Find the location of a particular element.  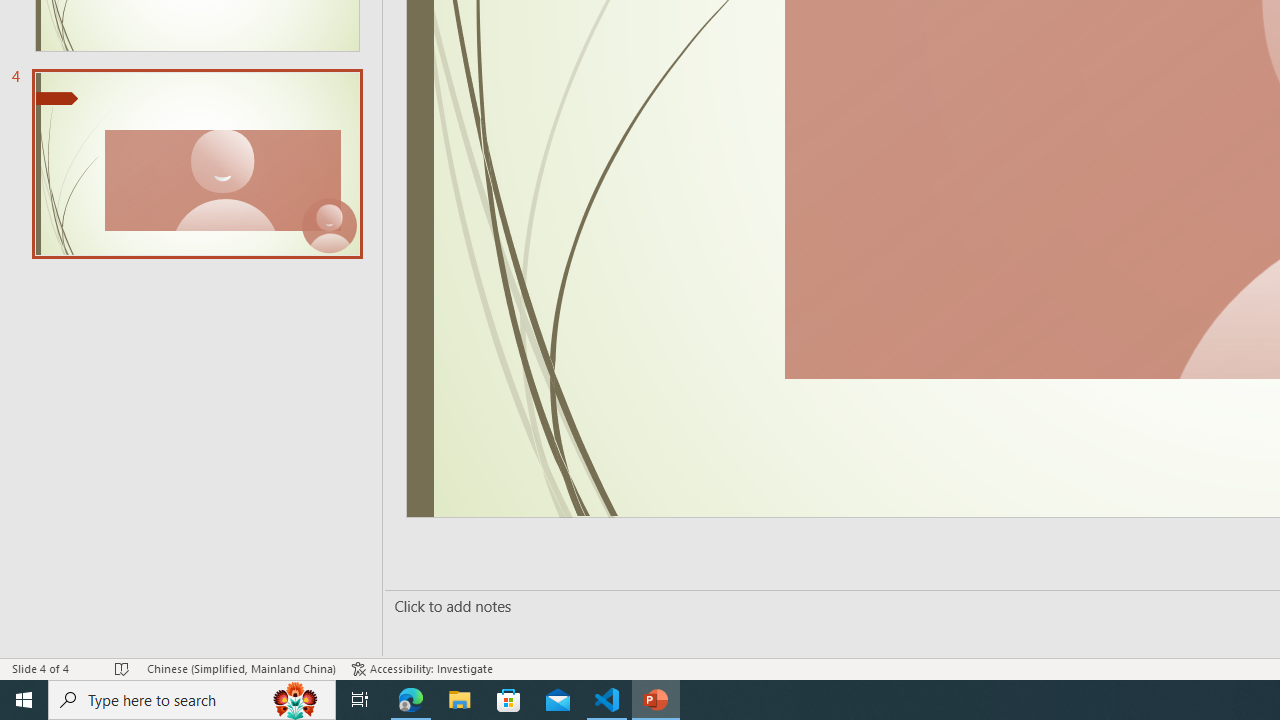

'Accessibility Checker Accessibility: Investigate' is located at coordinates (421, 669).